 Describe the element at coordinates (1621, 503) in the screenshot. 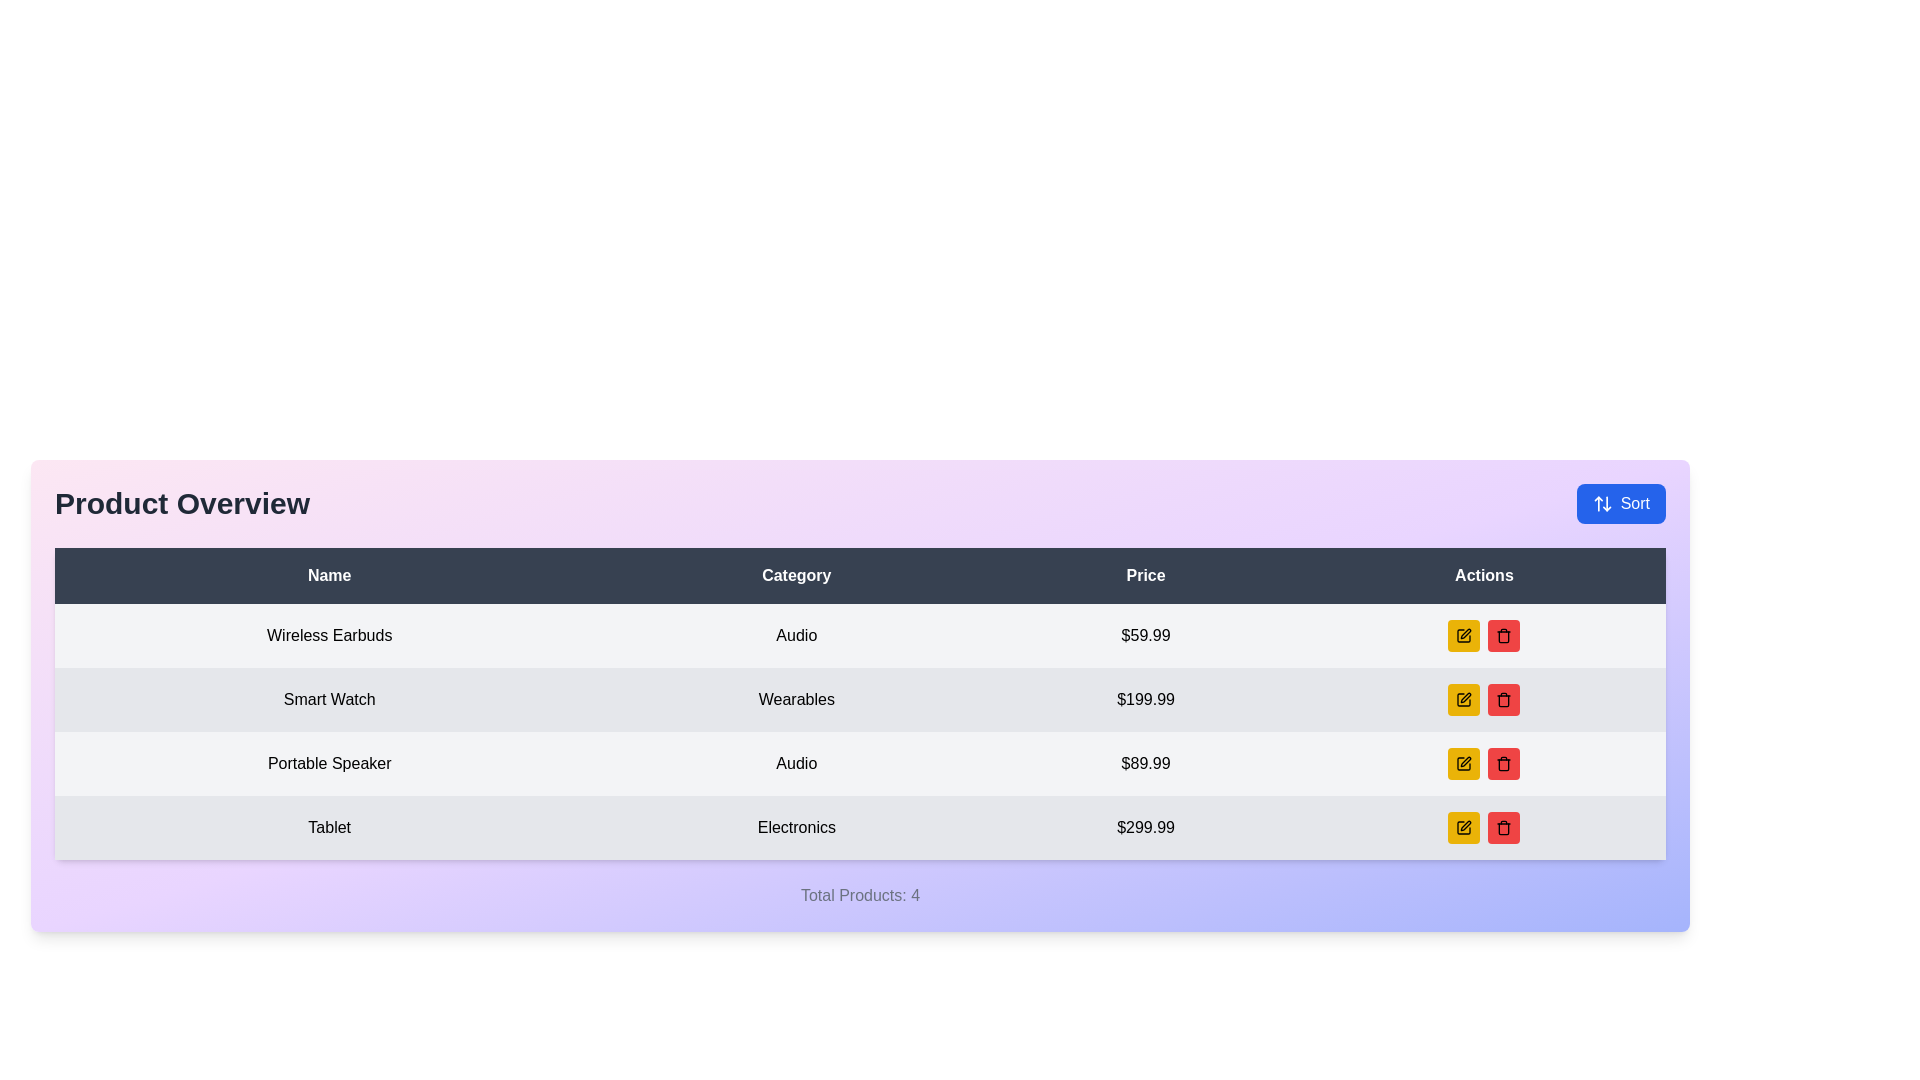

I see `the rounded rectangular blue button with the 'Sort' text and two arrows icon` at that location.